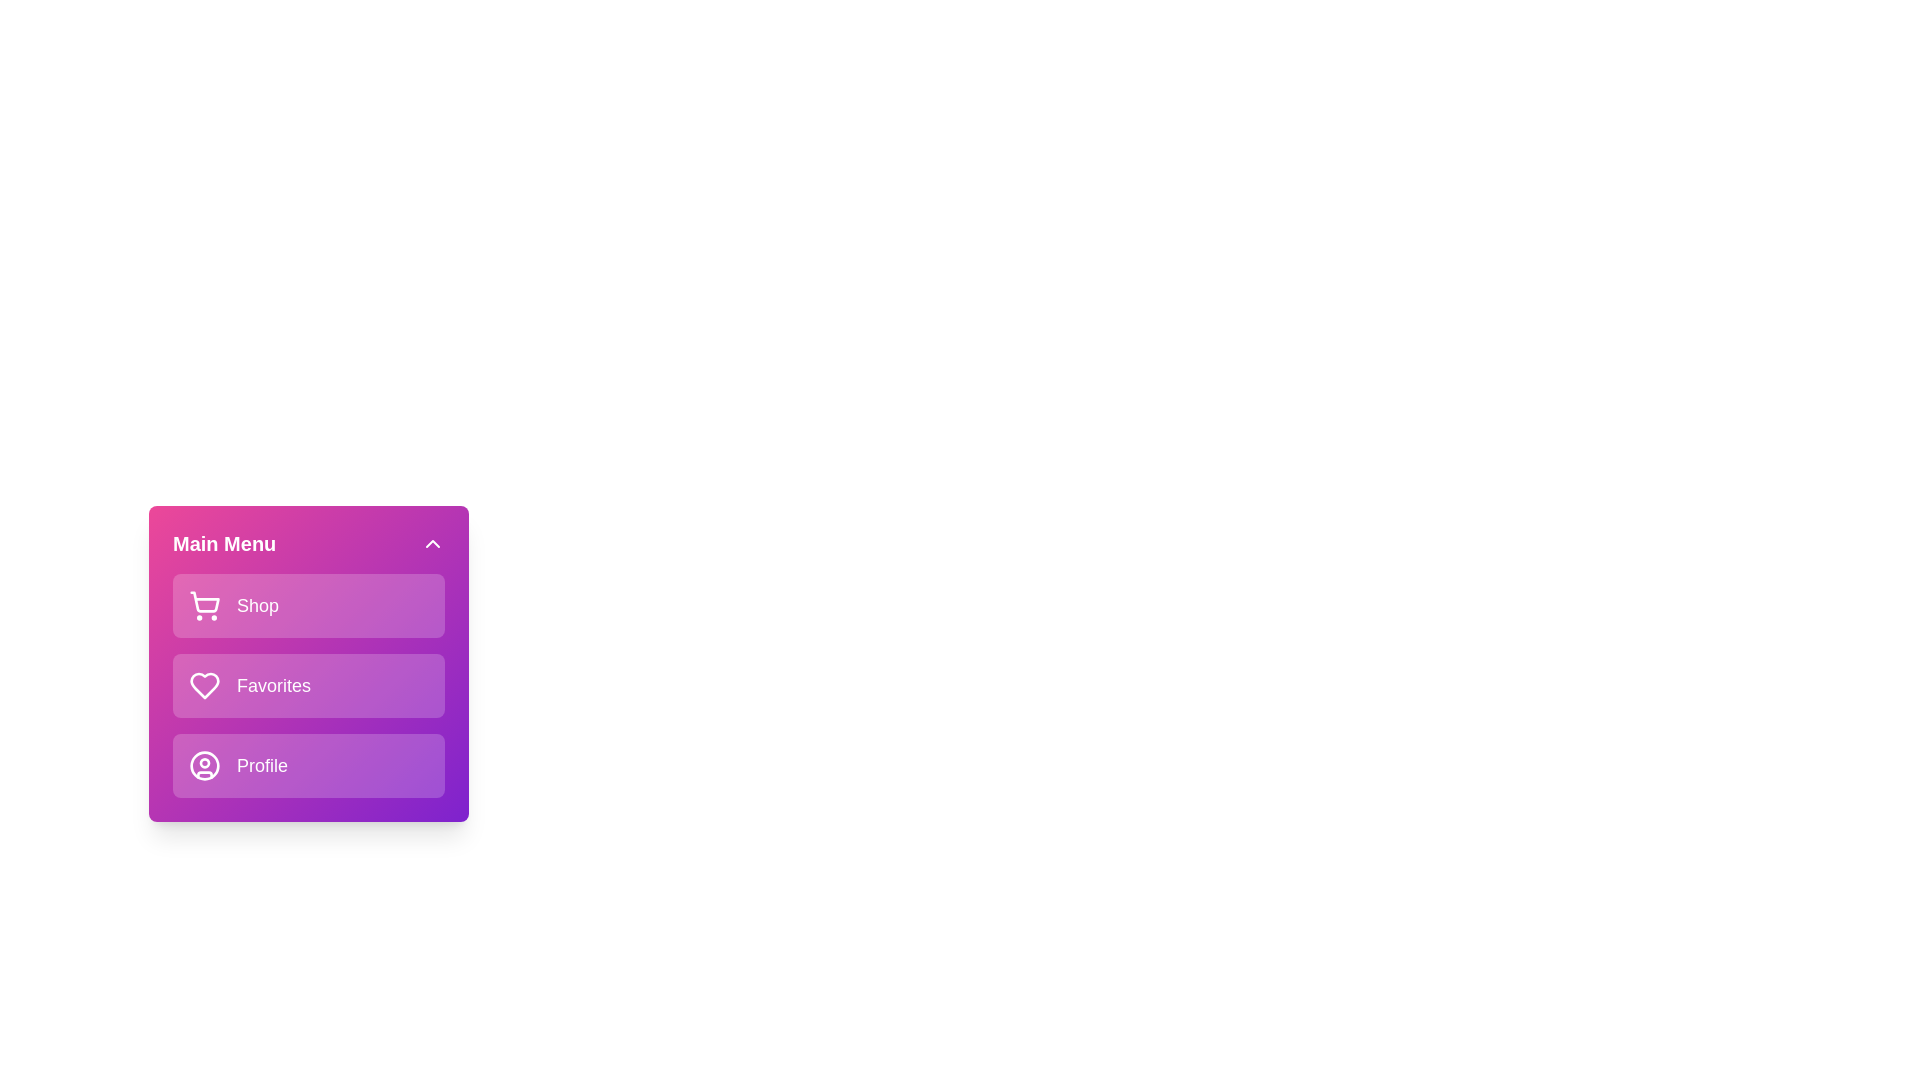  Describe the element at coordinates (307, 765) in the screenshot. I see `the menu item Profile` at that location.